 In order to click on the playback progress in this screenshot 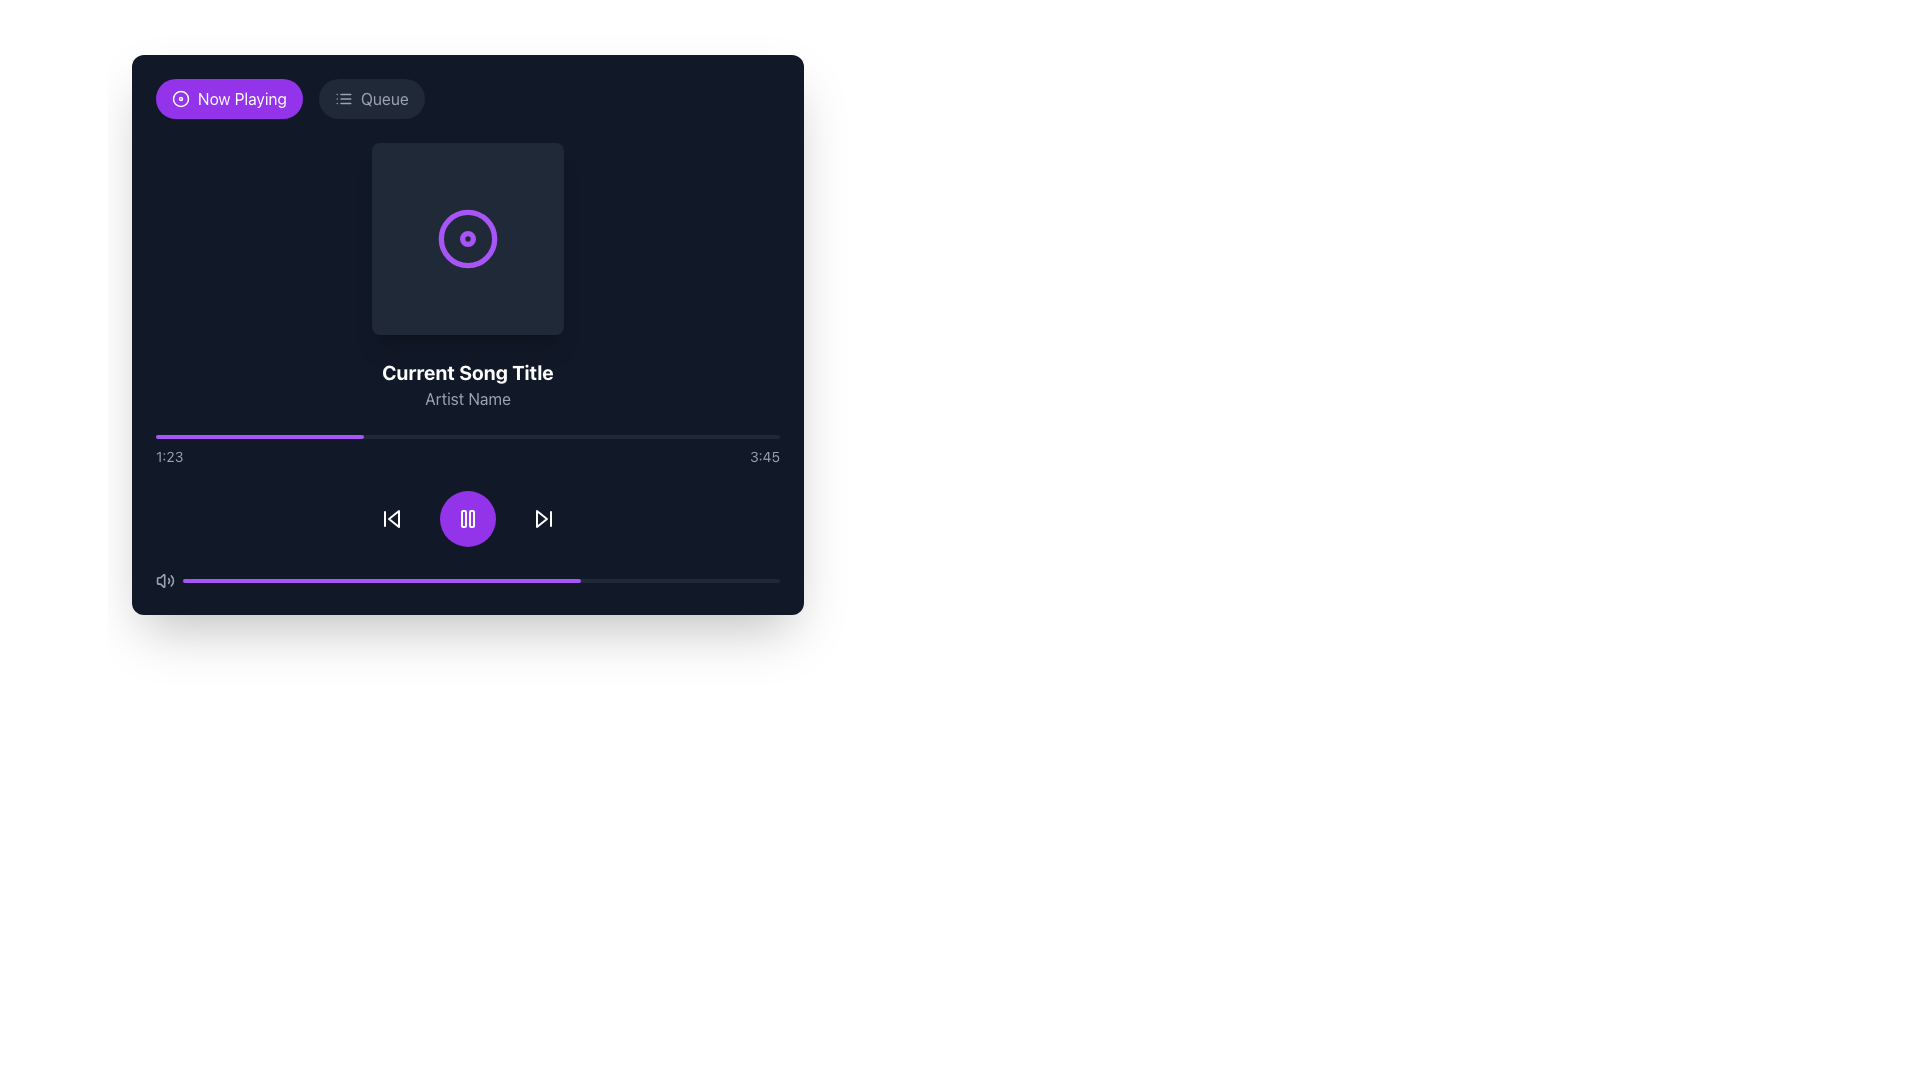, I will do `click(292, 435)`.